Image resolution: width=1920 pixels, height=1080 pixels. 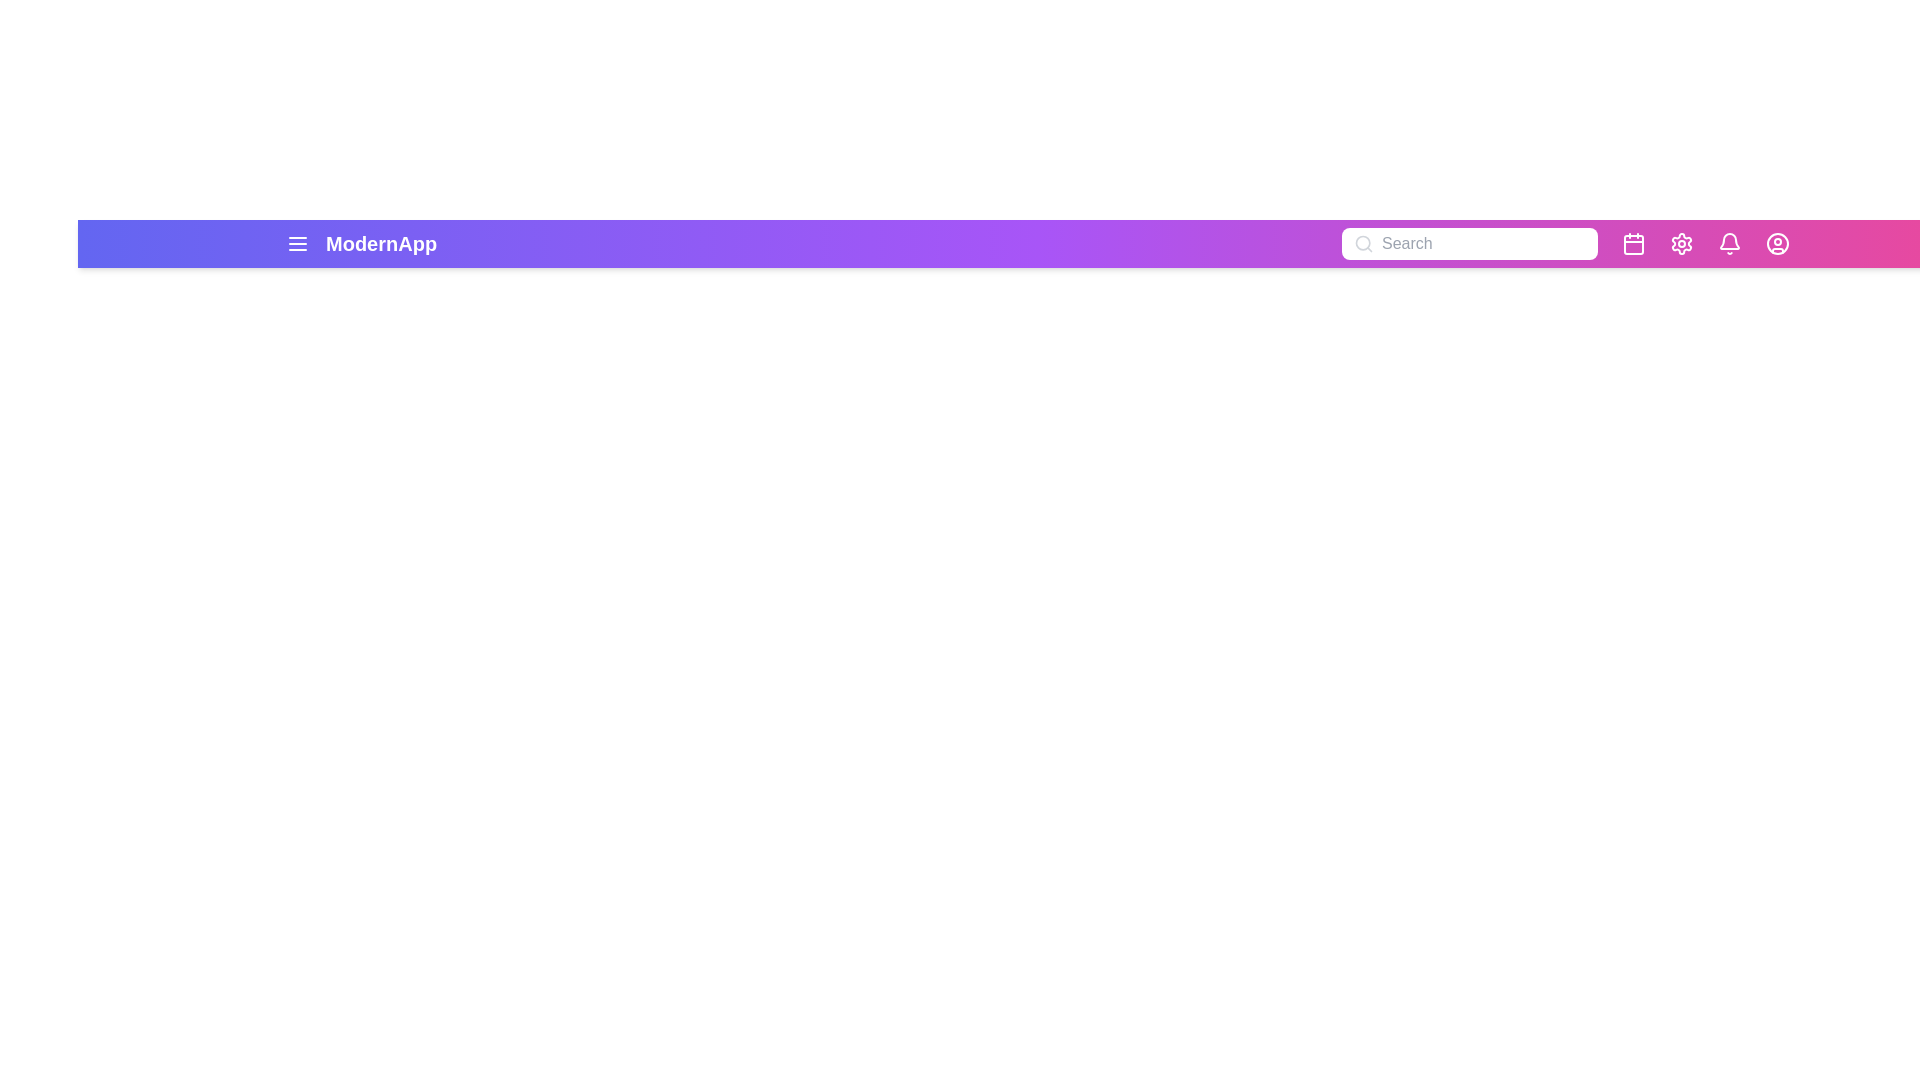 I want to click on the SVG graphical element that visually contributes to the appearance of the calendar icon, located at the center of the calendar icon, to the right of the search box in the header, so click(x=1633, y=244).